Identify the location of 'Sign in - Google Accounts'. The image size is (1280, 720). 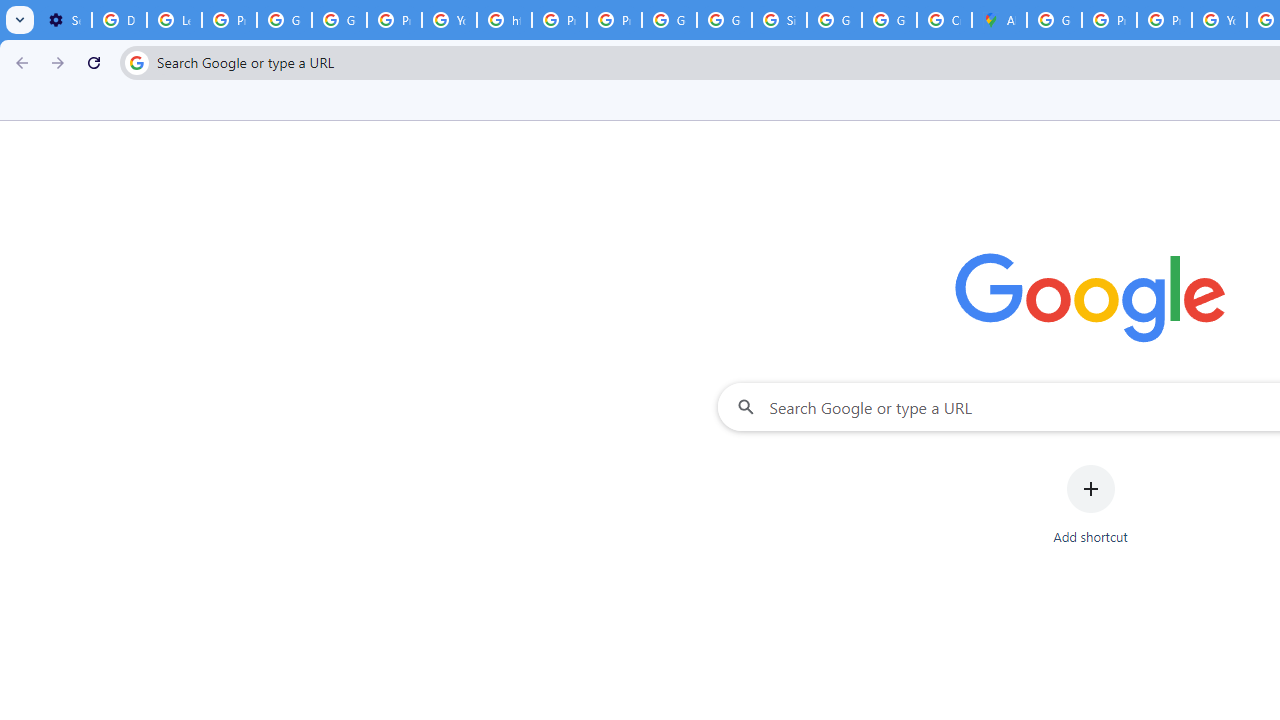
(778, 20).